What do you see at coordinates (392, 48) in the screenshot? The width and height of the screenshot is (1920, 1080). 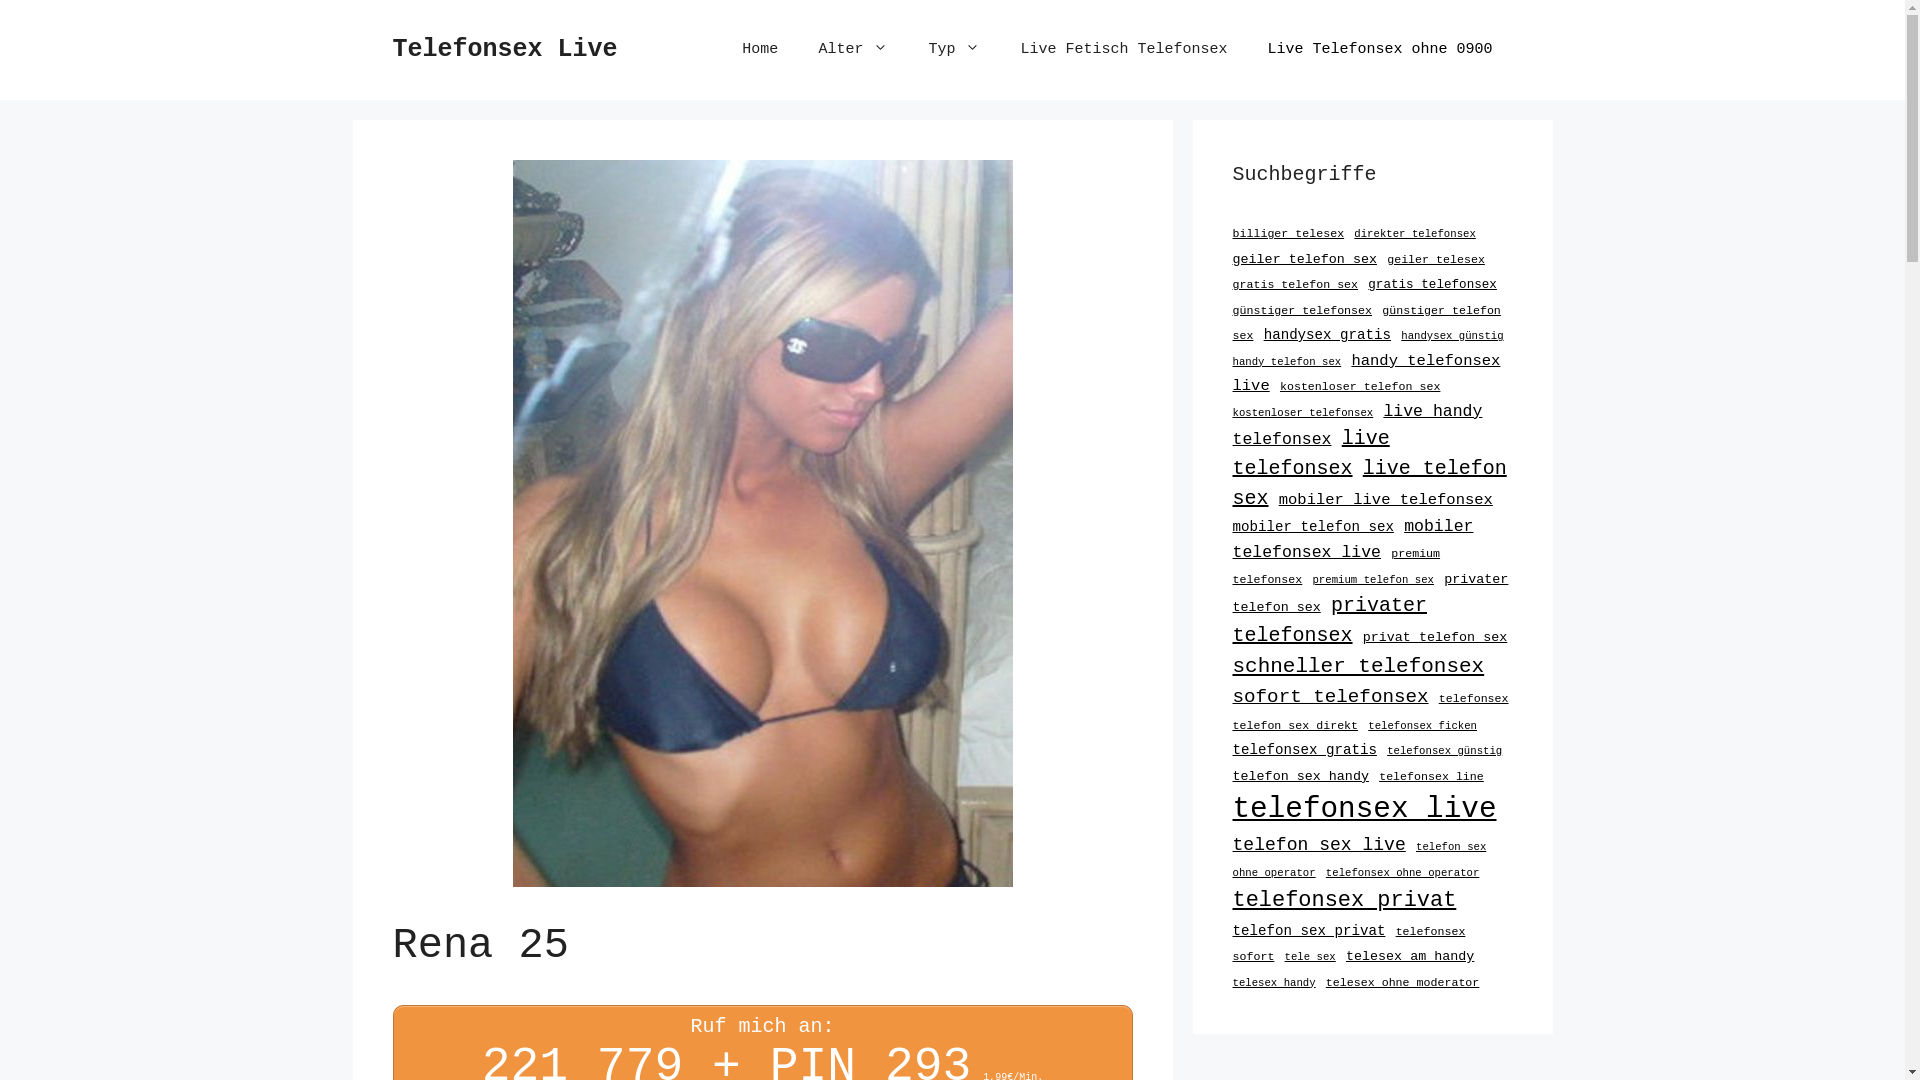 I see `'Telefonsex Live'` at bounding box center [392, 48].